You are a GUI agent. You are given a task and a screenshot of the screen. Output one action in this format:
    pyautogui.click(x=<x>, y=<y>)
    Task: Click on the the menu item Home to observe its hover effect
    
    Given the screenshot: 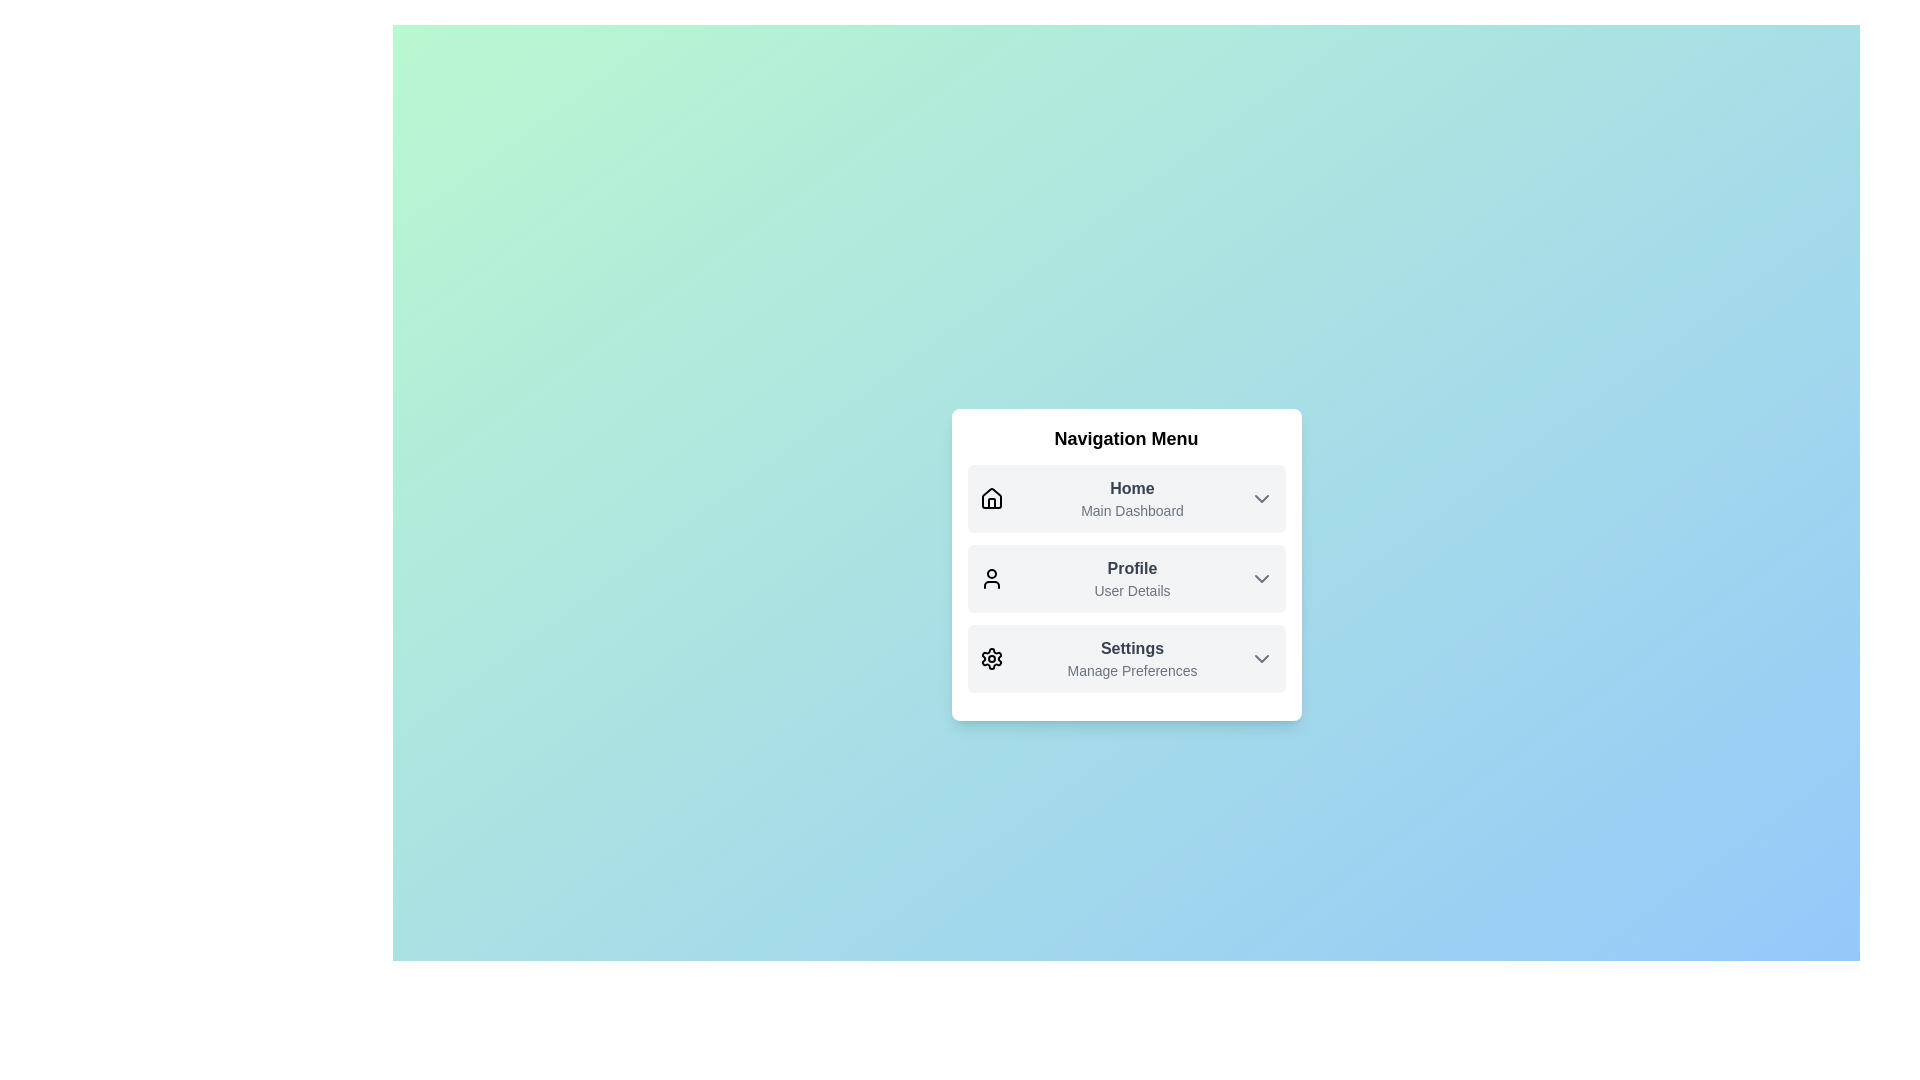 What is the action you would take?
    pyautogui.click(x=1126, y=497)
    